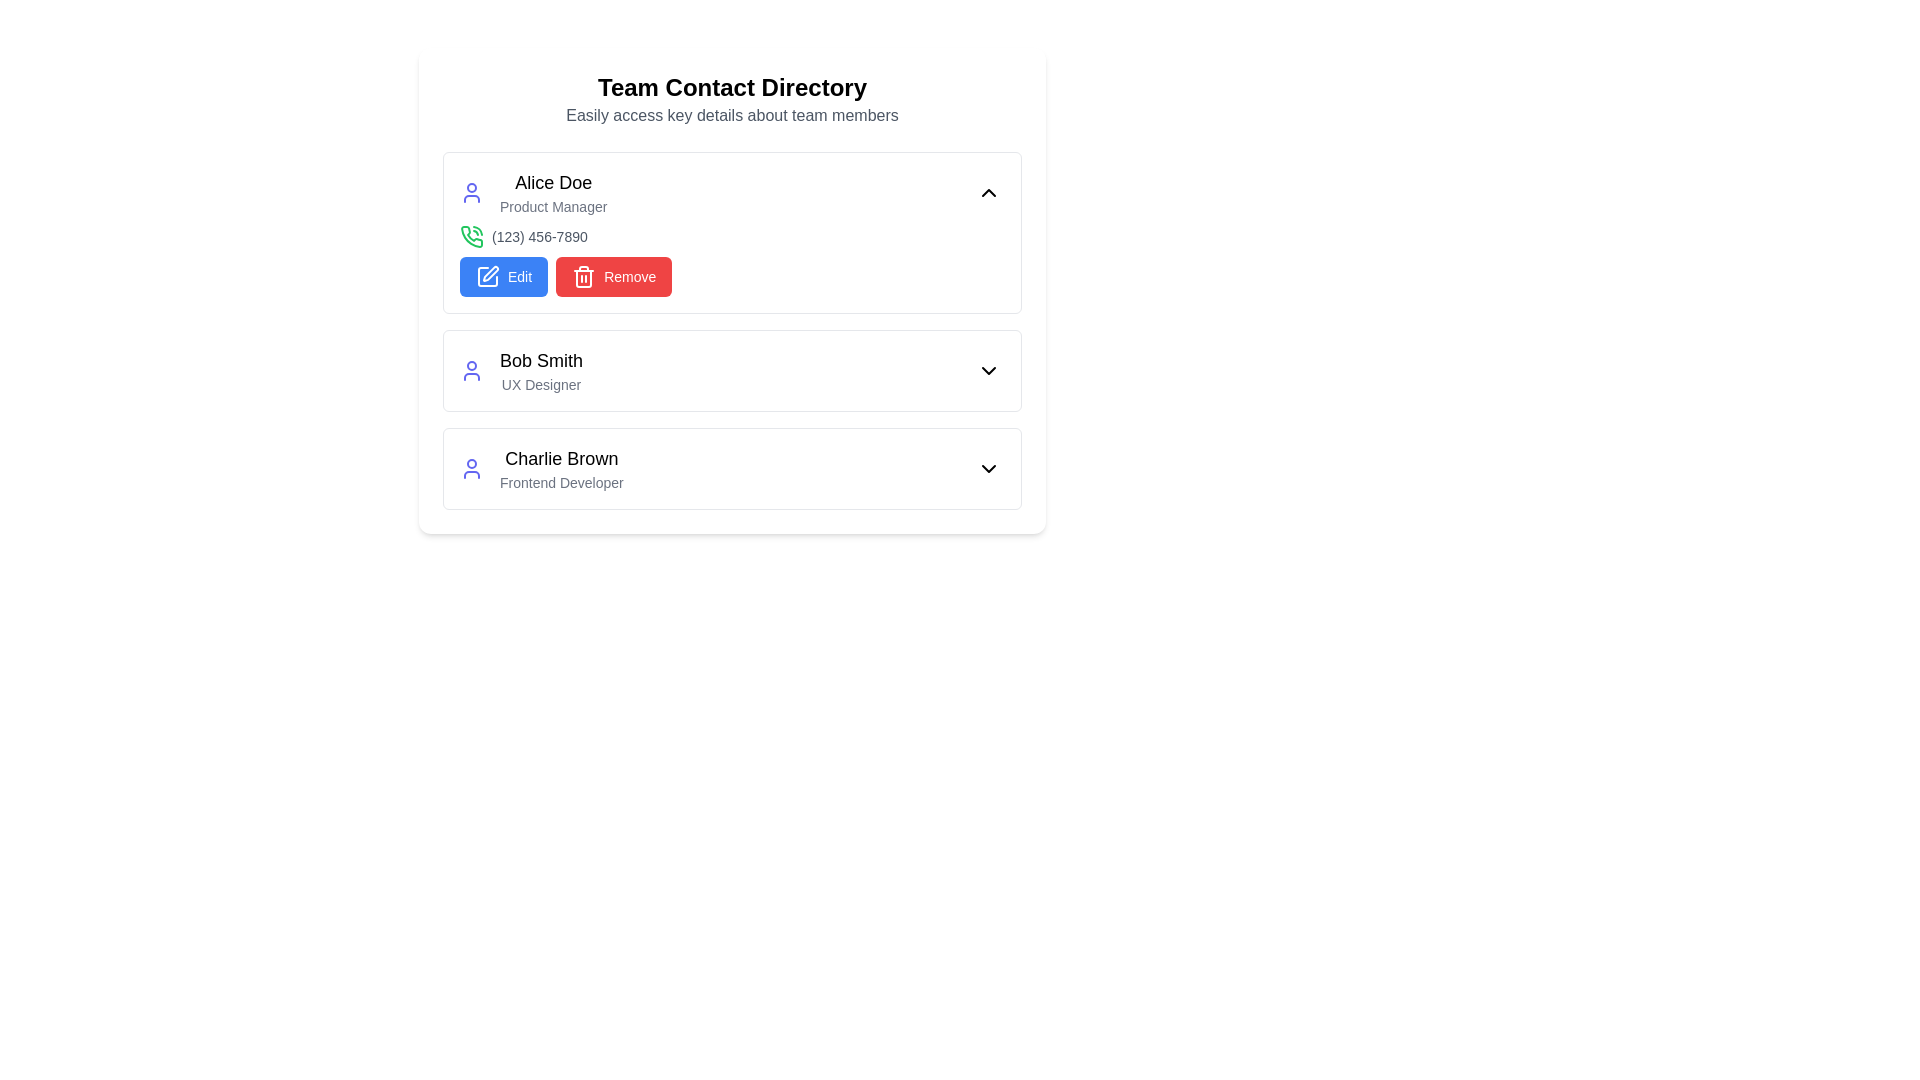 Image resolution: width=1920 pixels, height=1080 pixels. Describe the element at coordinates (470, 370) in the screenshot. I see `the User avatar icon (SVG) located to the left of the contact entry 'Bob Smith UX Designer', which features a circular head and two rounded shoulders in indigo color` at that location.